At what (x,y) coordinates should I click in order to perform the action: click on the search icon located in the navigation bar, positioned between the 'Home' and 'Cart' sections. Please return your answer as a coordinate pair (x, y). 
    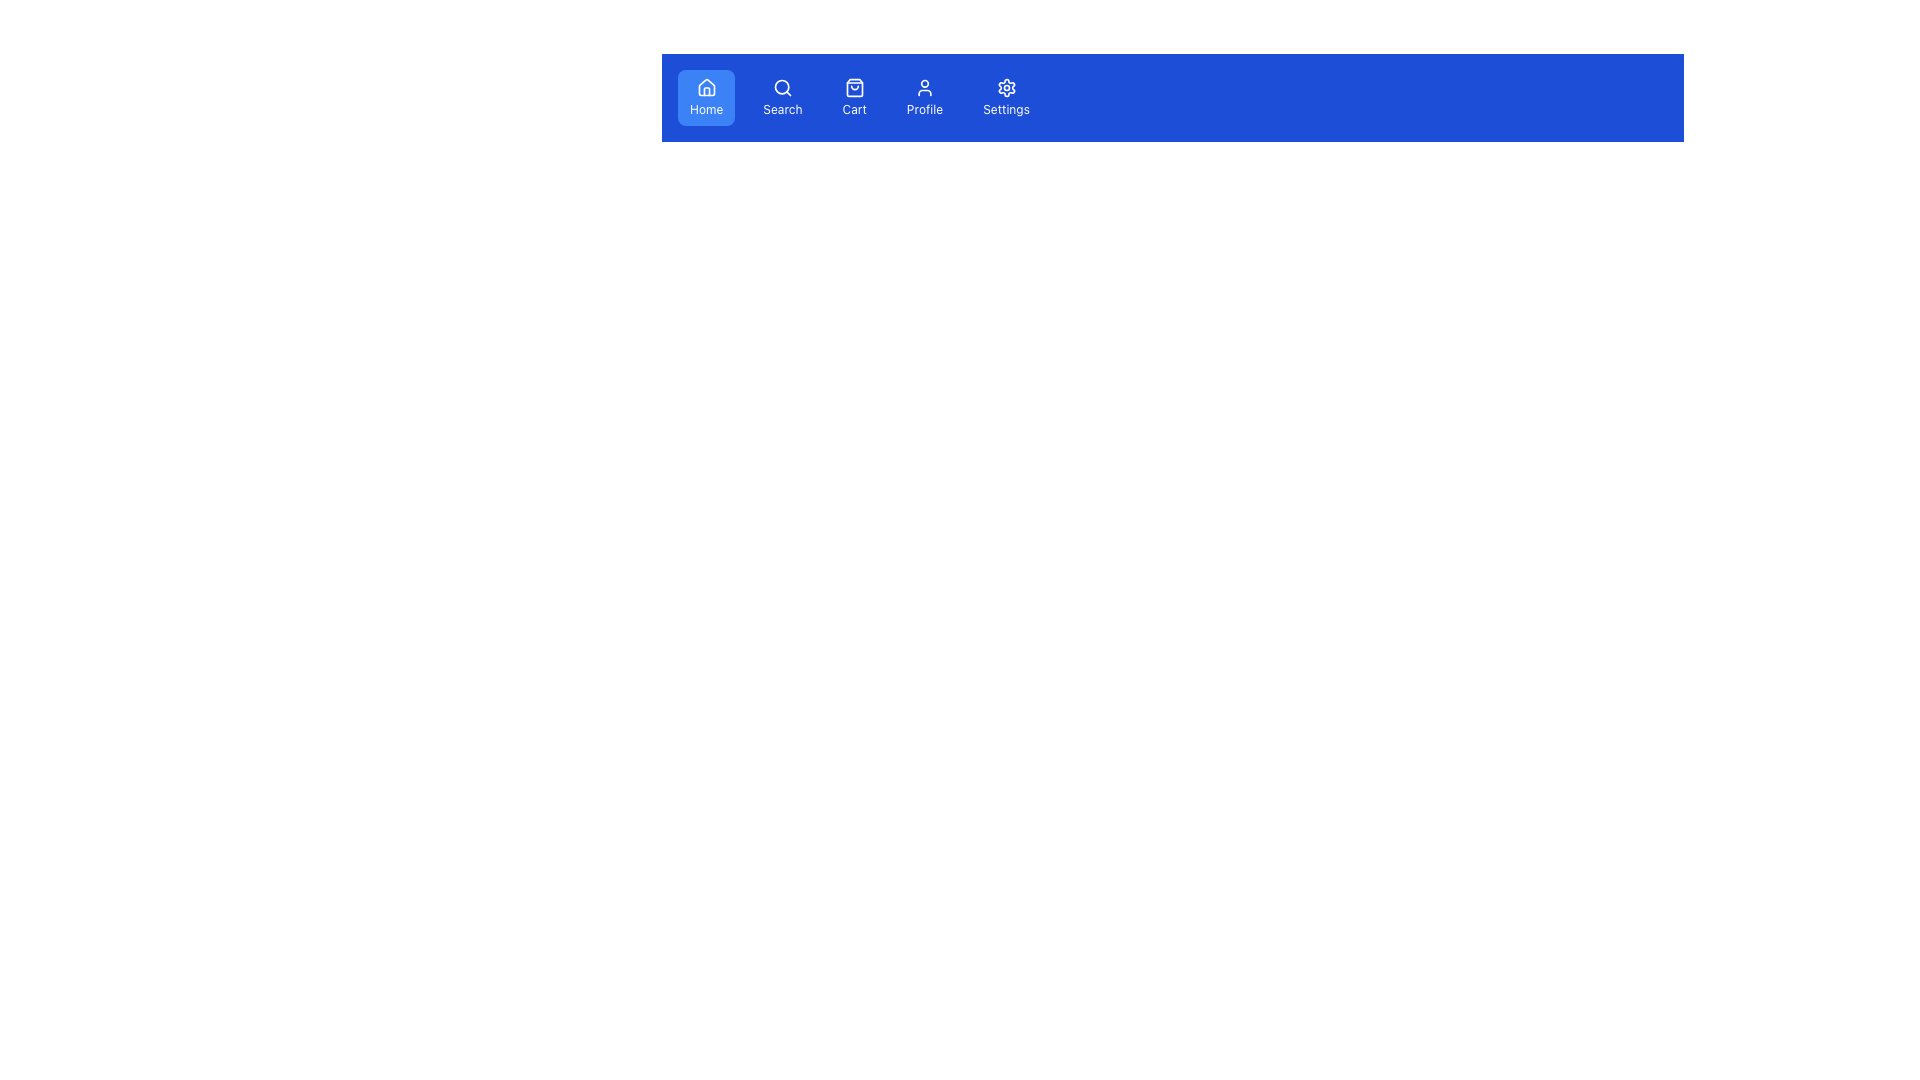
    Looking at the image, I should click on (781, 87).